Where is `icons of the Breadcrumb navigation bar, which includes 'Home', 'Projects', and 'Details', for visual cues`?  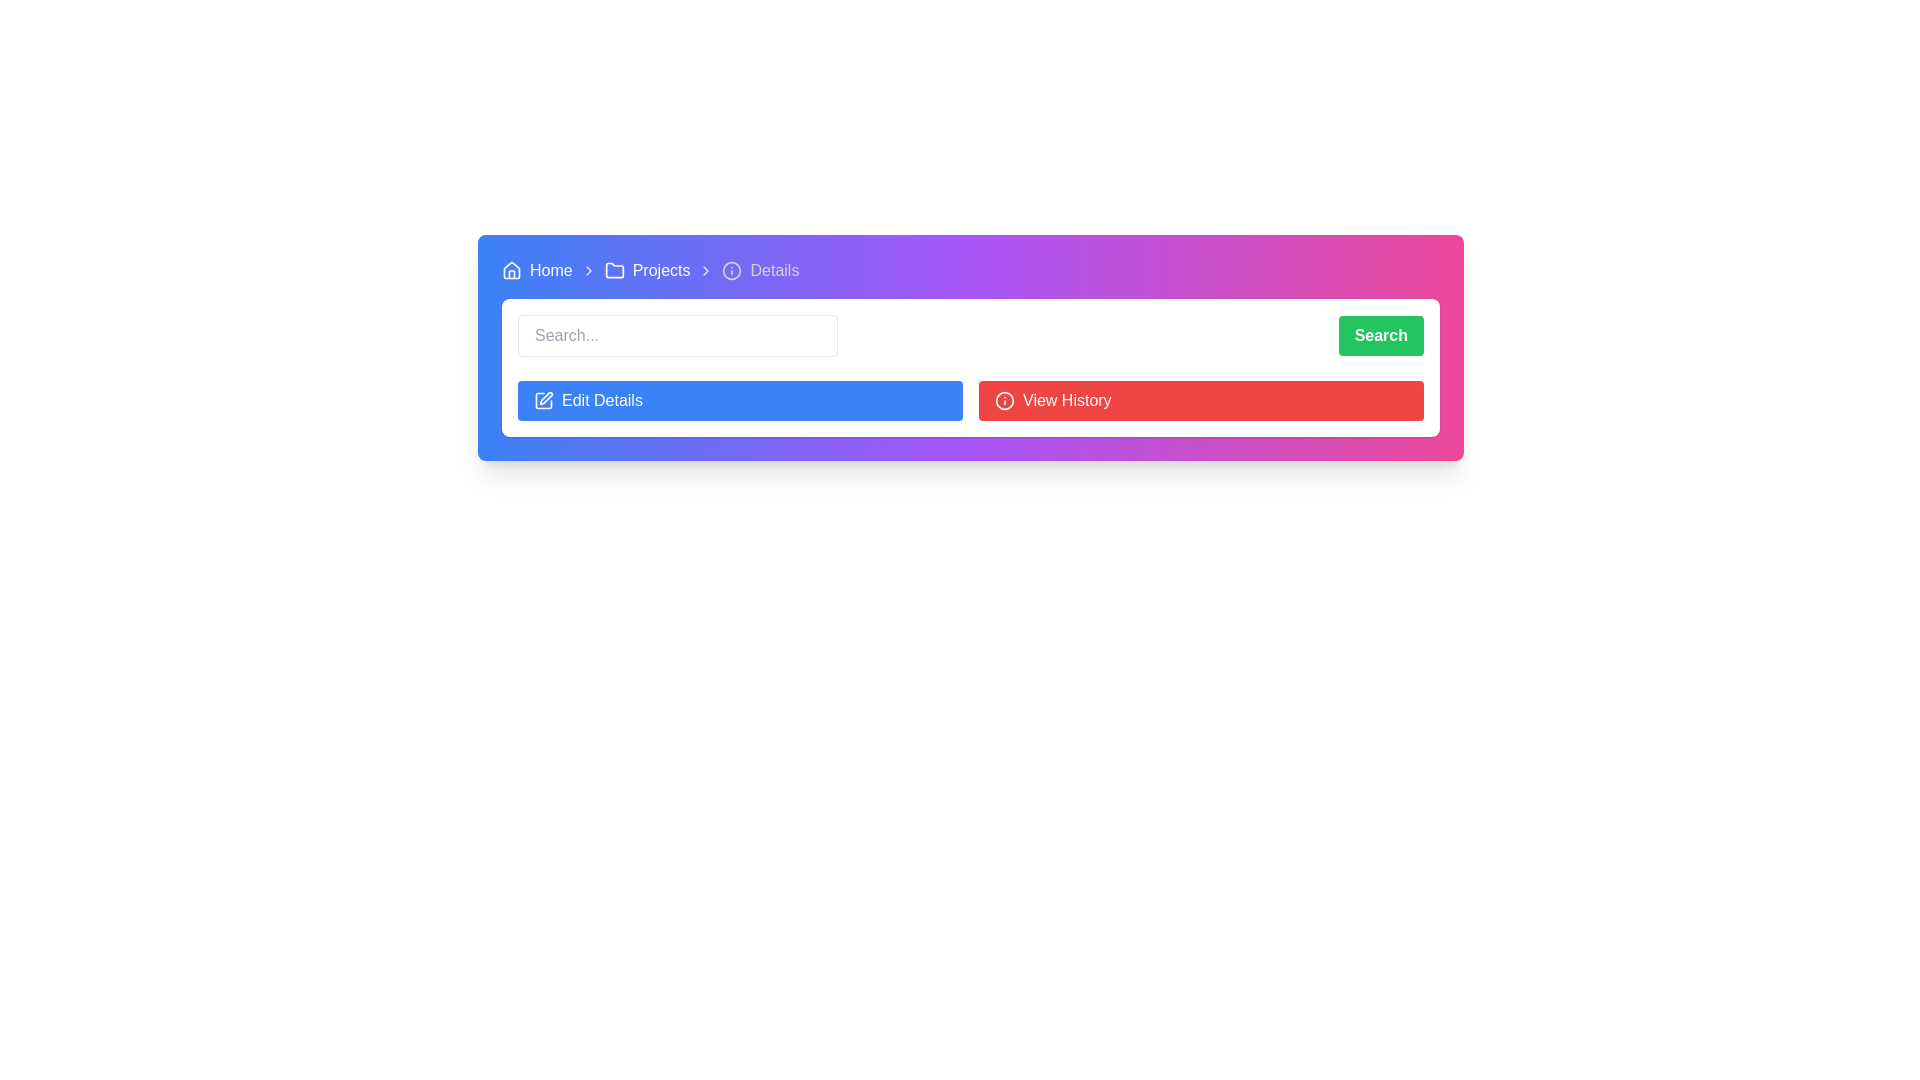 icons of the Breadcrumb navigation bar, which includes 'Home', 'Projects', and 'Details', for visual cues is located at coordinates (970, 270).